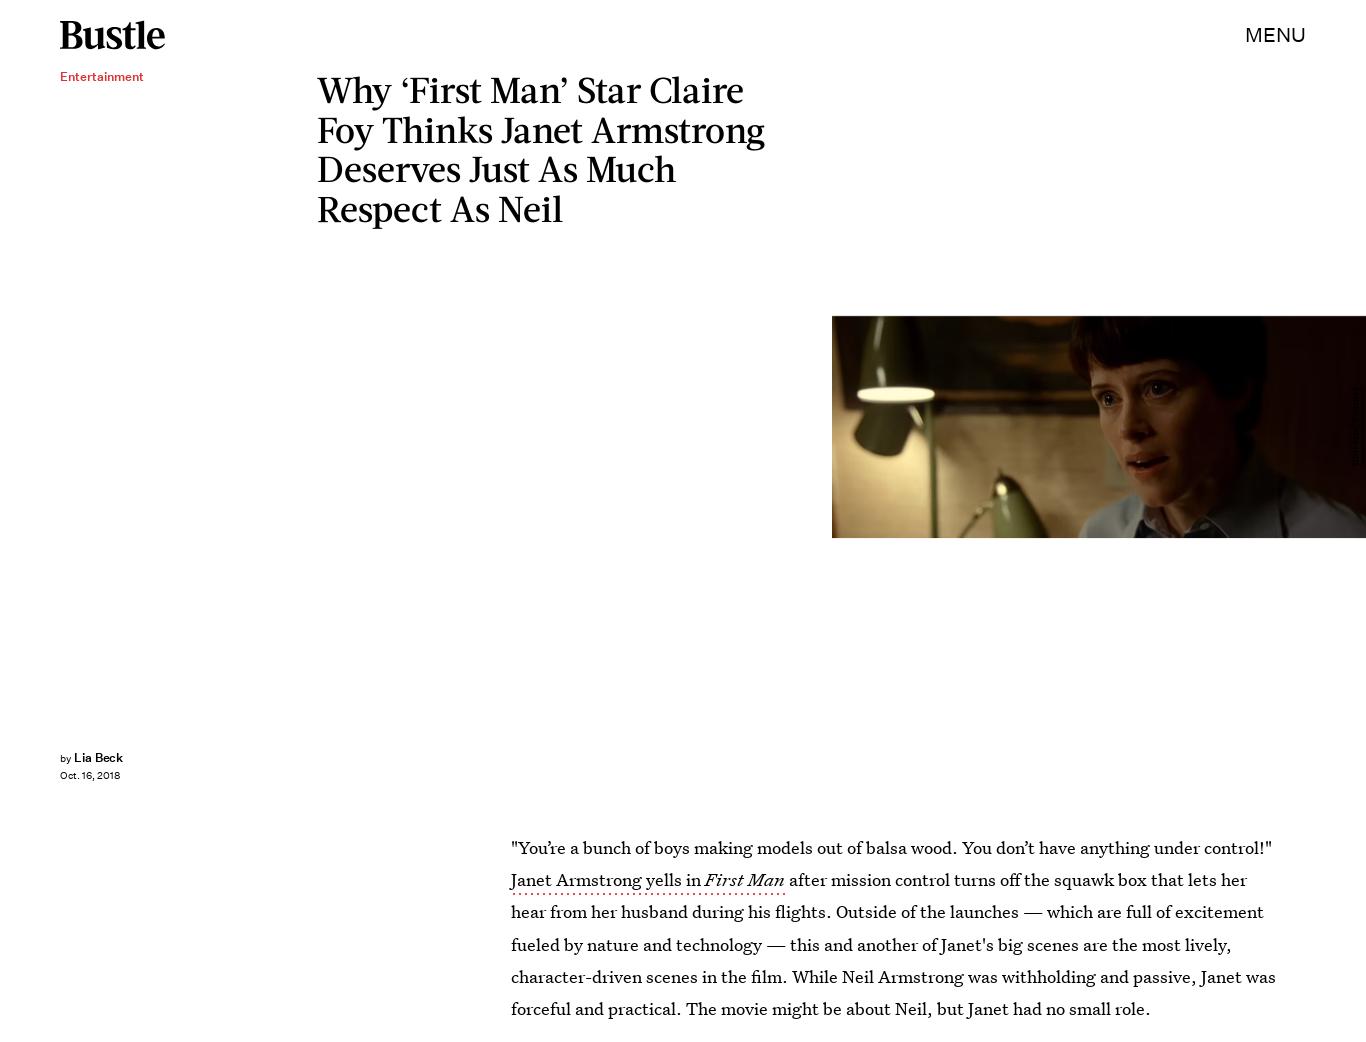  What do you see at coordinates (1355, 425) in the screenshot?
I see `'Universal Pictures'` at bounding box center [1355, 425].